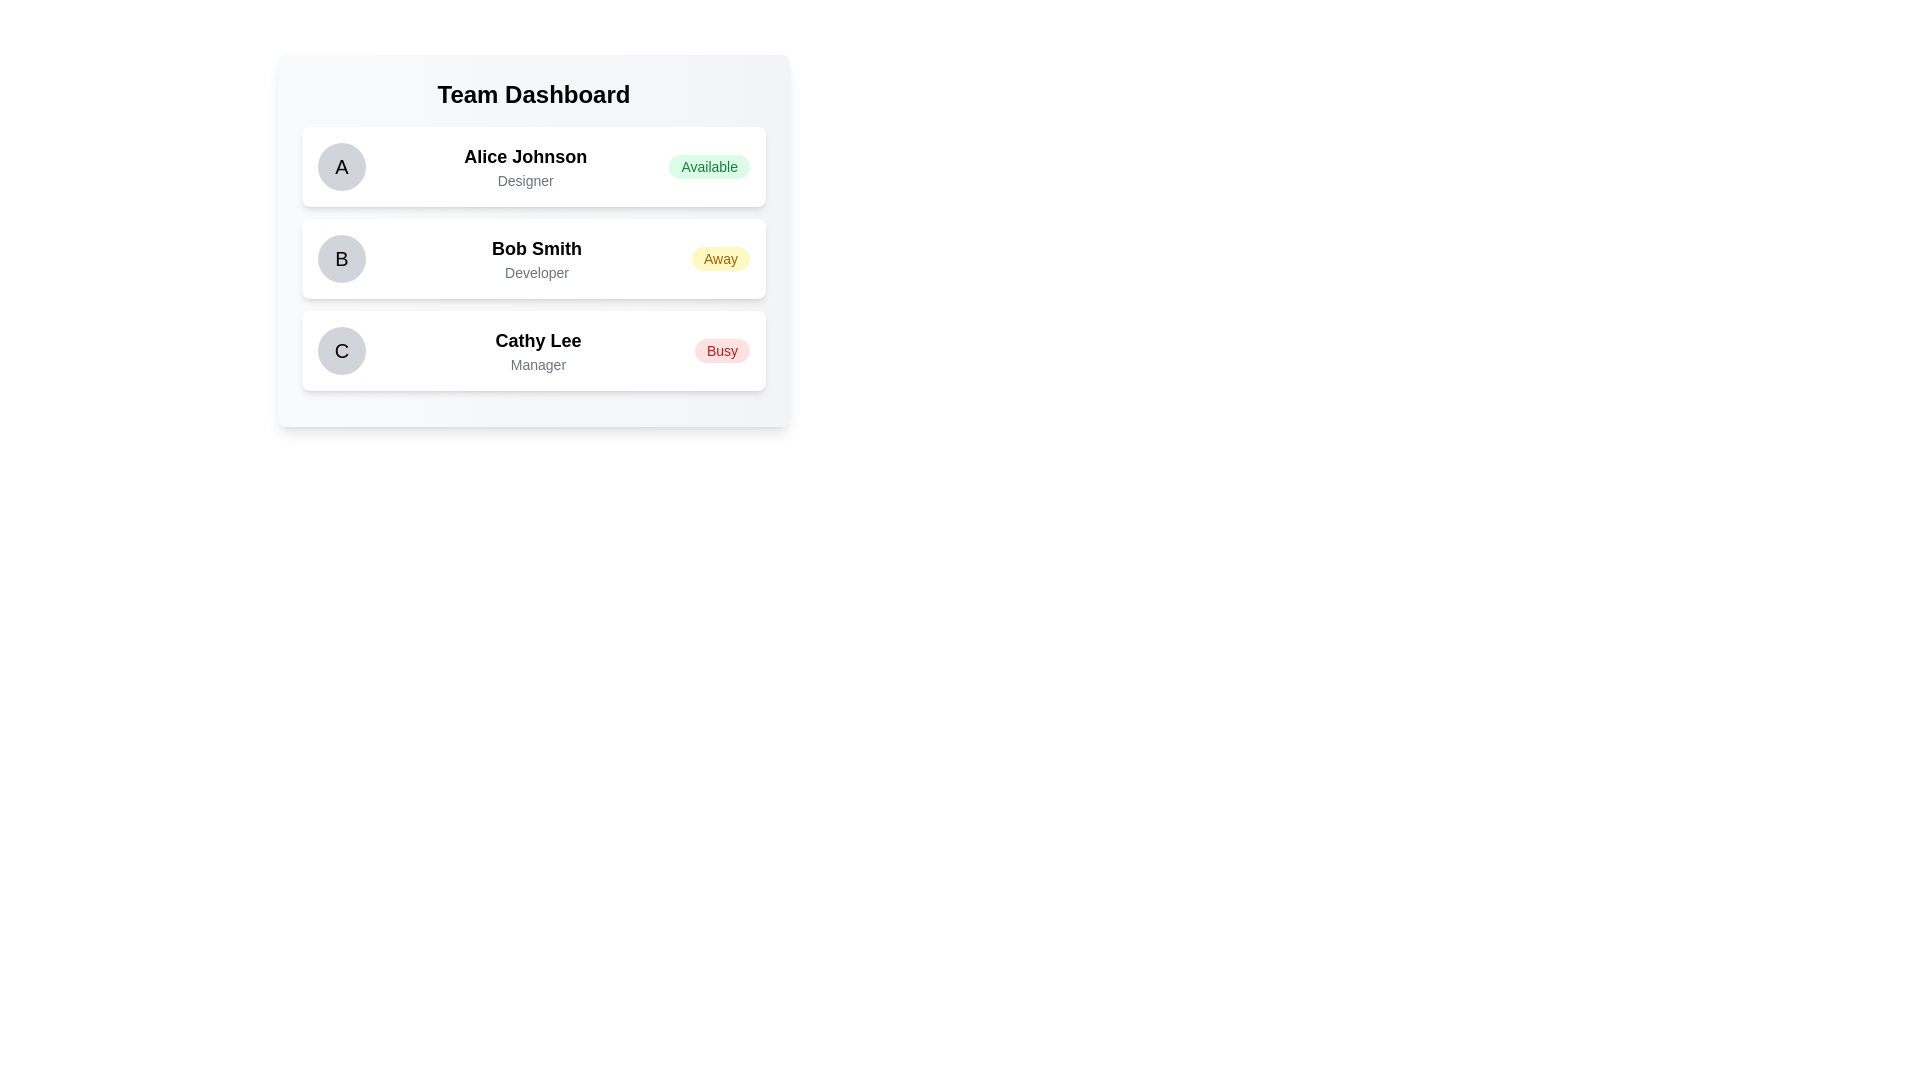 This screenshot has width=1920, height=1080. What do you see at coordinates (709, 165) in the screenshot?
I see `the Status label indicating that Alice Johnson is currently available, located in the first row of team members, adjacent to her name` at bounding box center [709, 165].